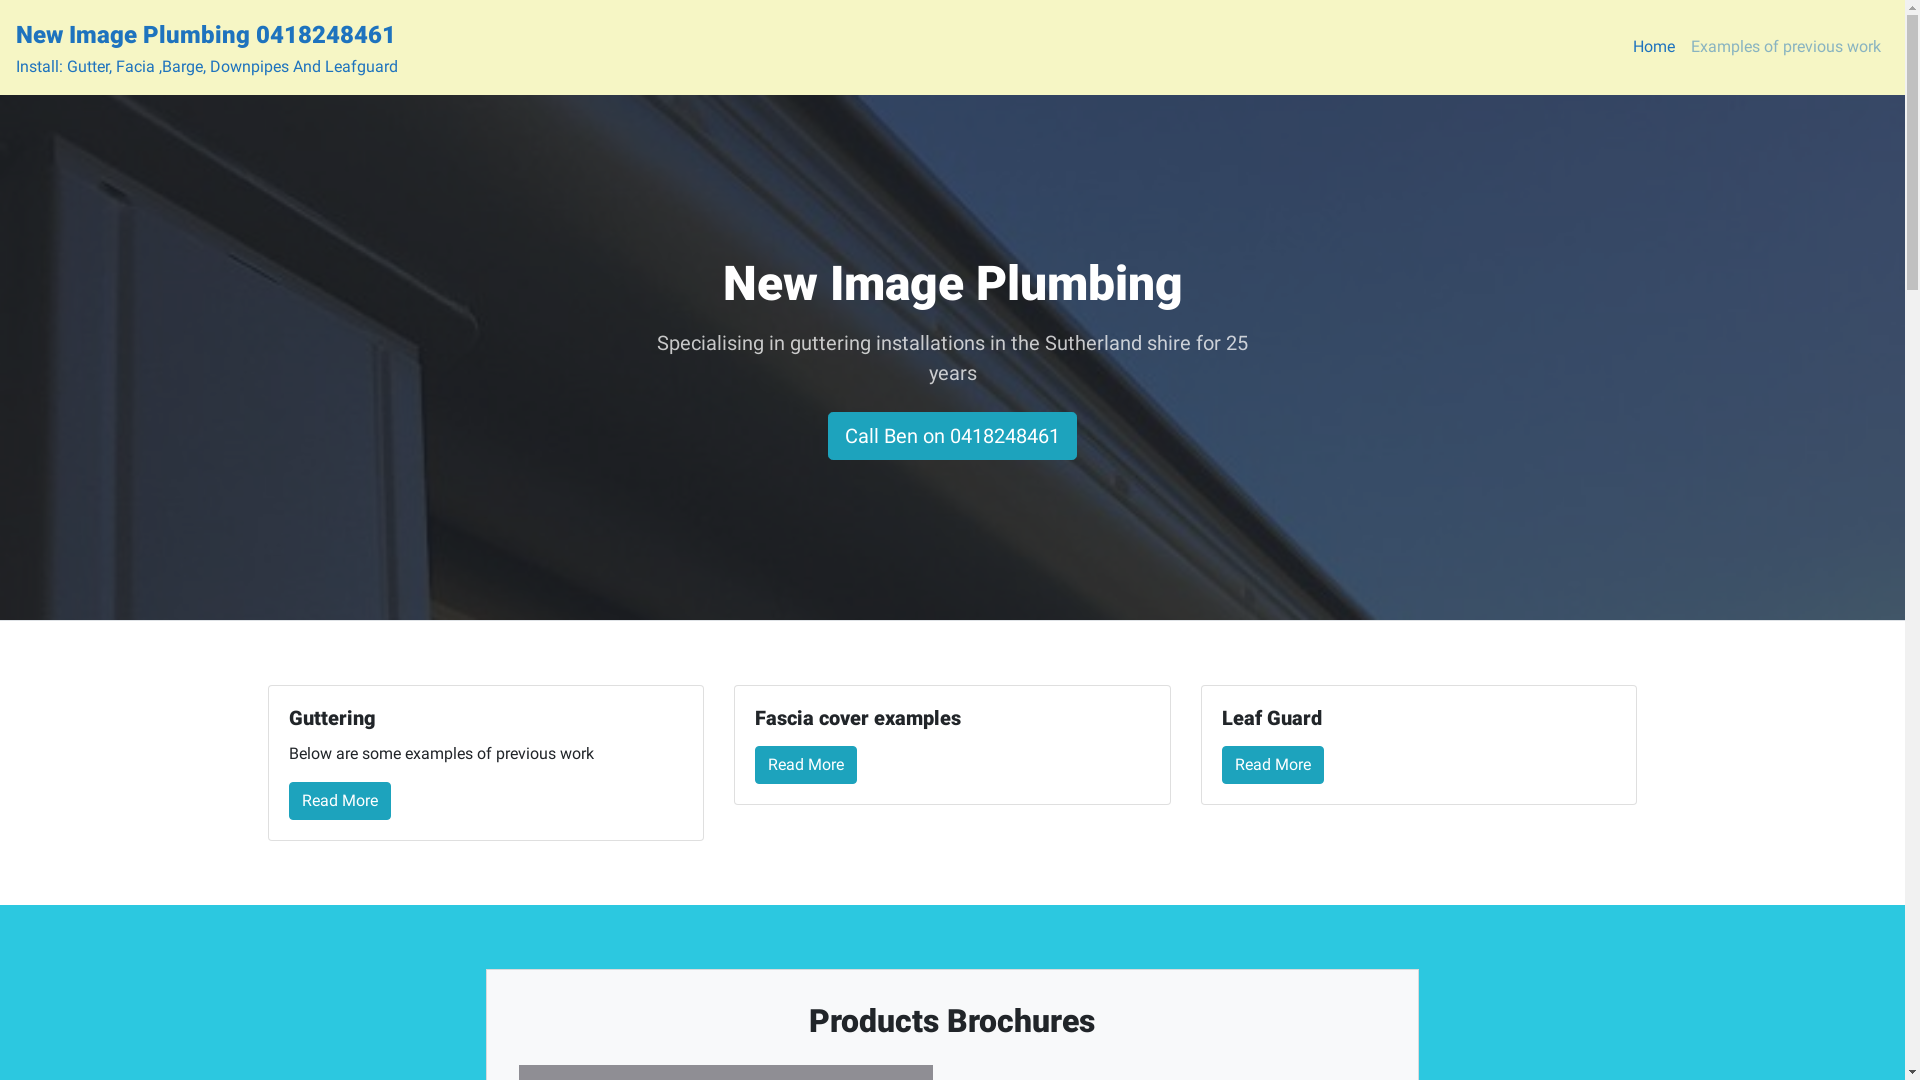  Describe the element at coordinates (339, 800) in the screenshot. I see `'Read More'` at that location.